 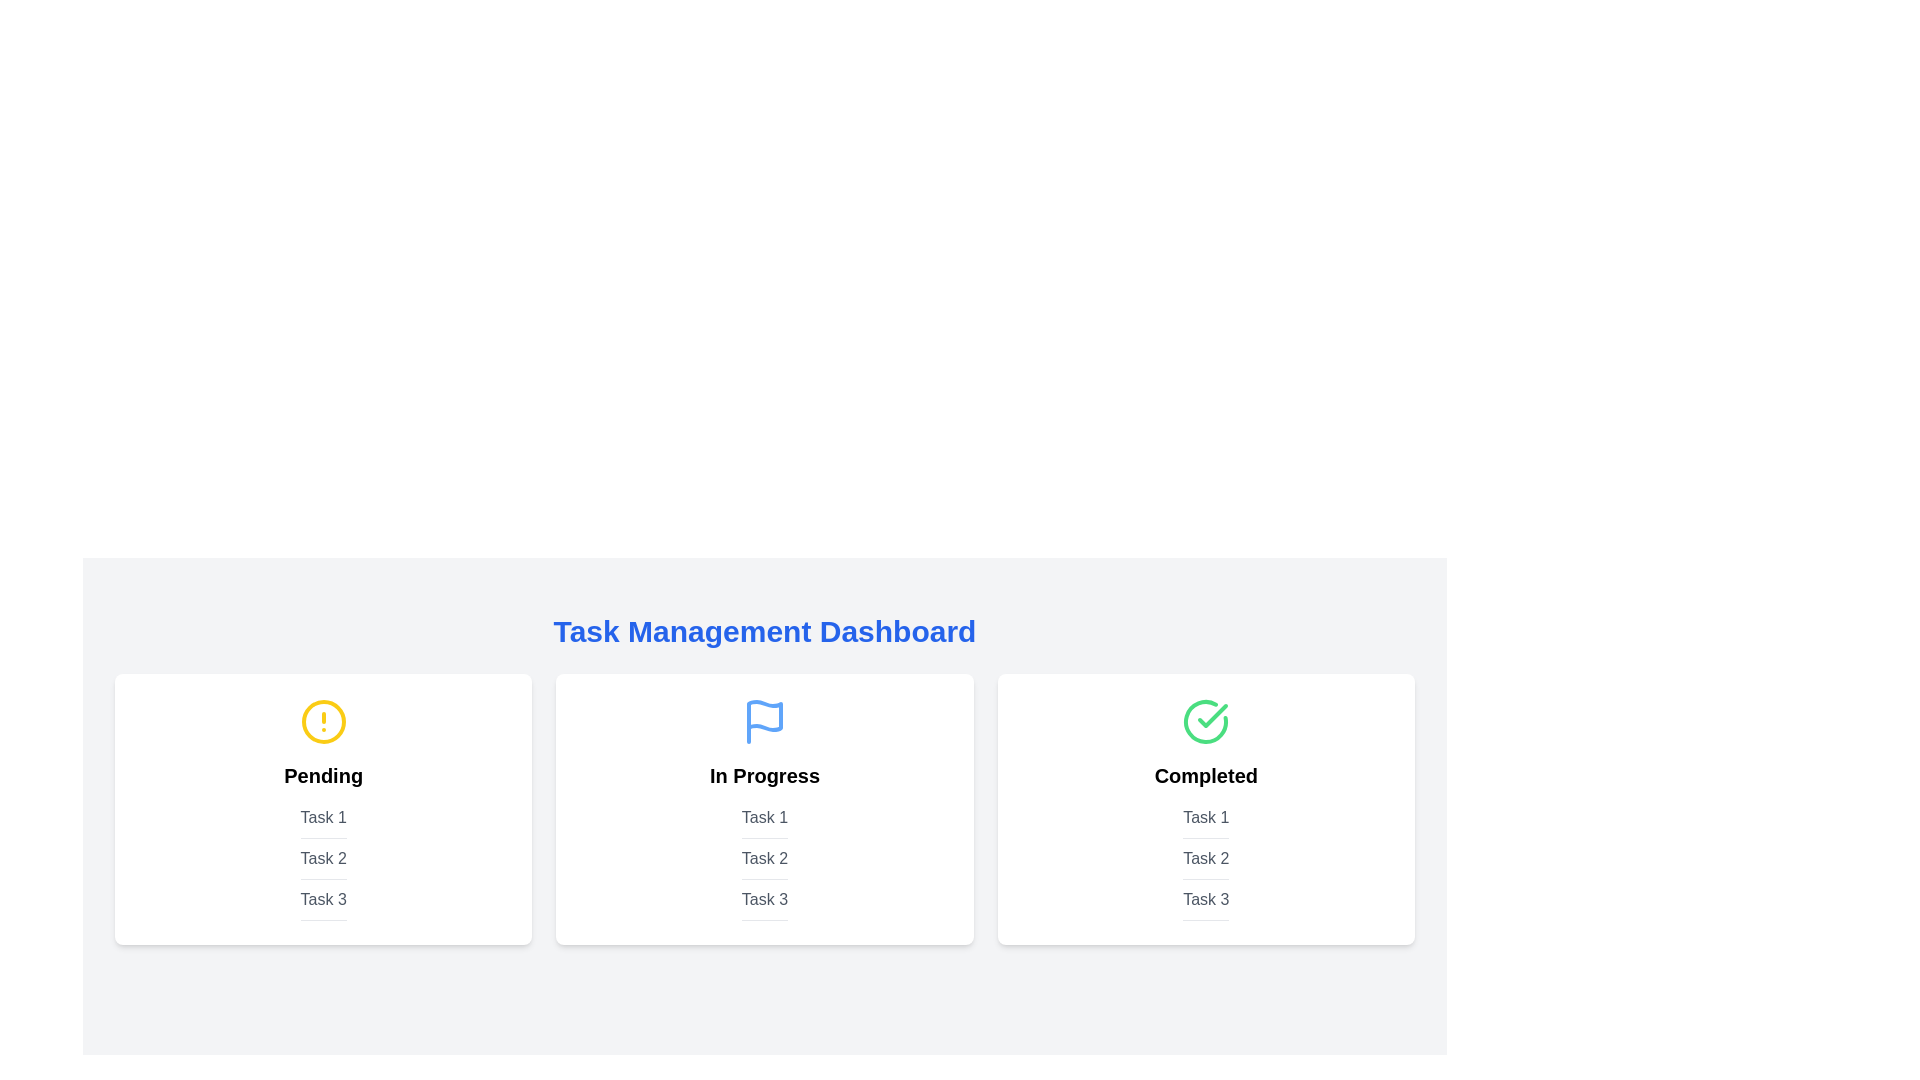 I want to click on the first card-like component with a white background and a yellow alert icon at the top, which displays the bold text 'Pending' and a list of tasks, so click(x=323, y=808).